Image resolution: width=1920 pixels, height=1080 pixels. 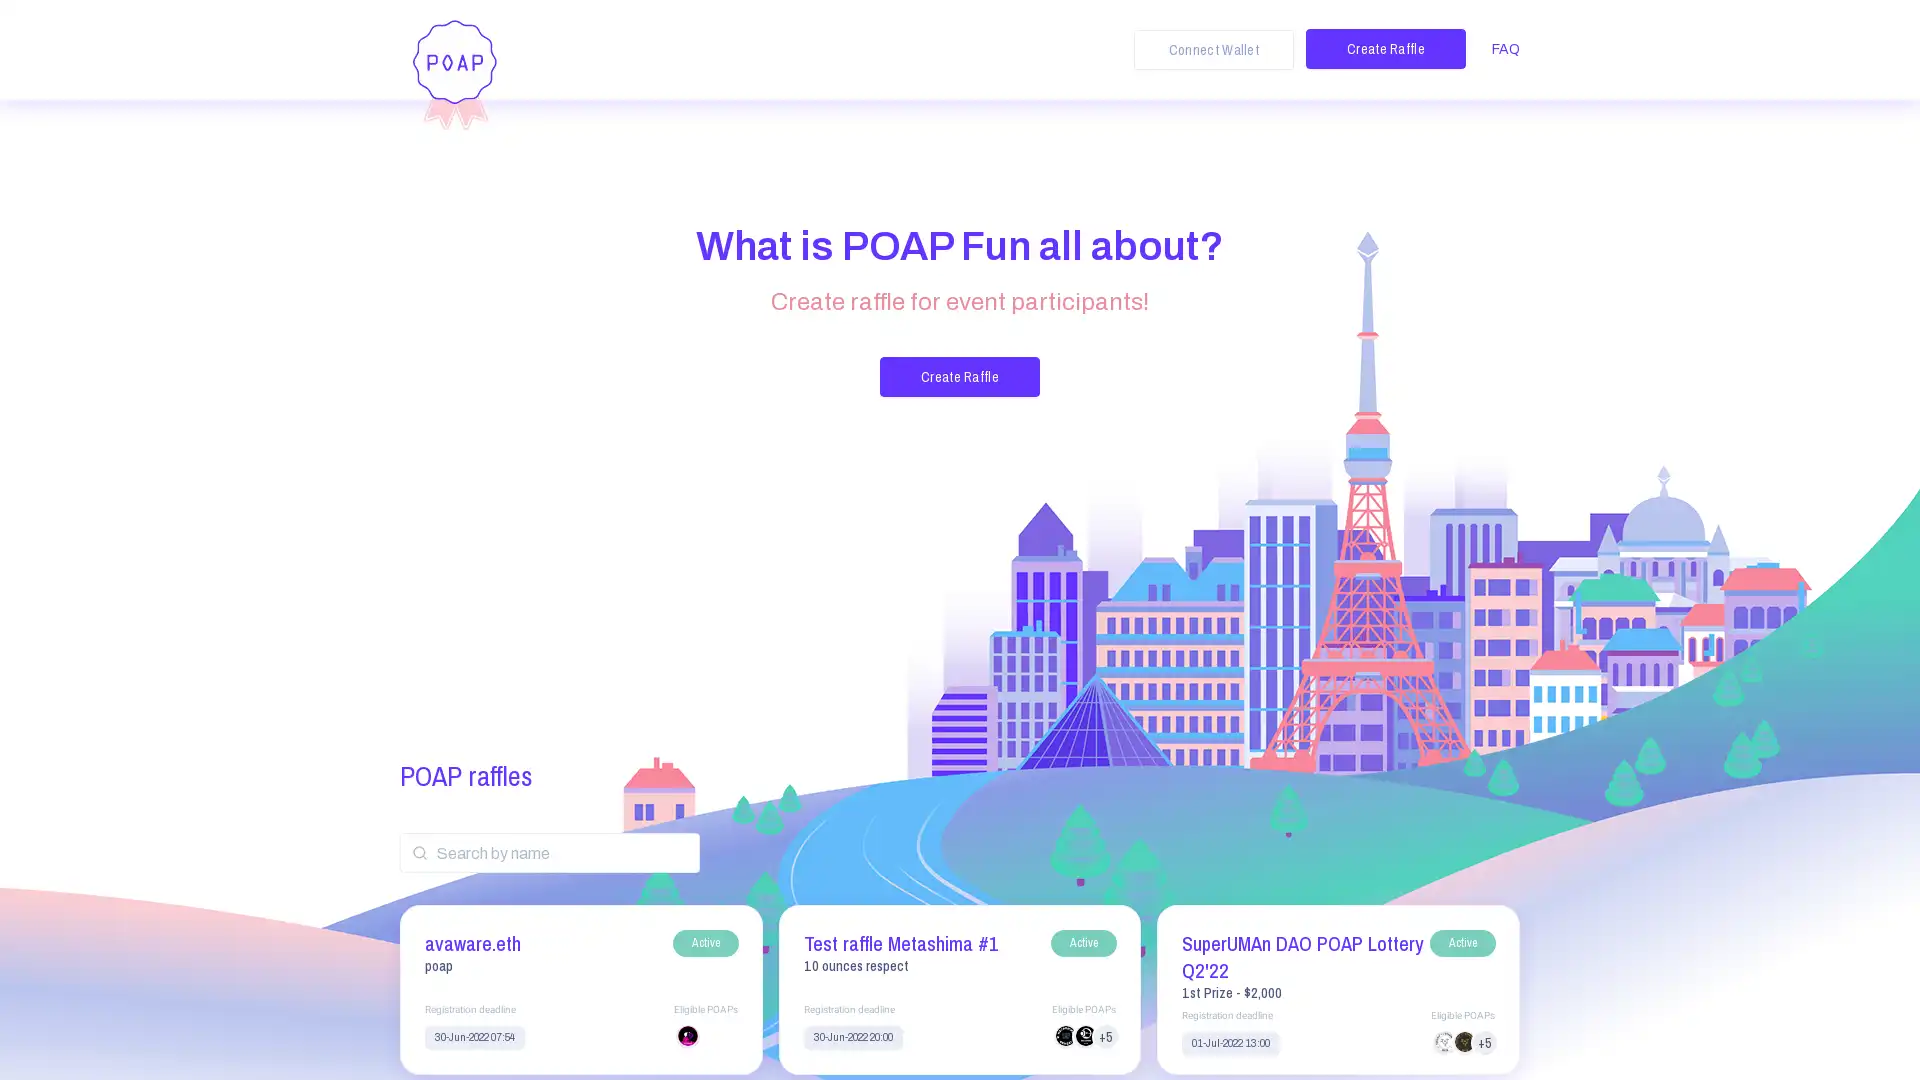 What do you see at coordinates (1213, 49) in the screenshot?
I see `Connect Wallet` at bounding box center [1213, 49].